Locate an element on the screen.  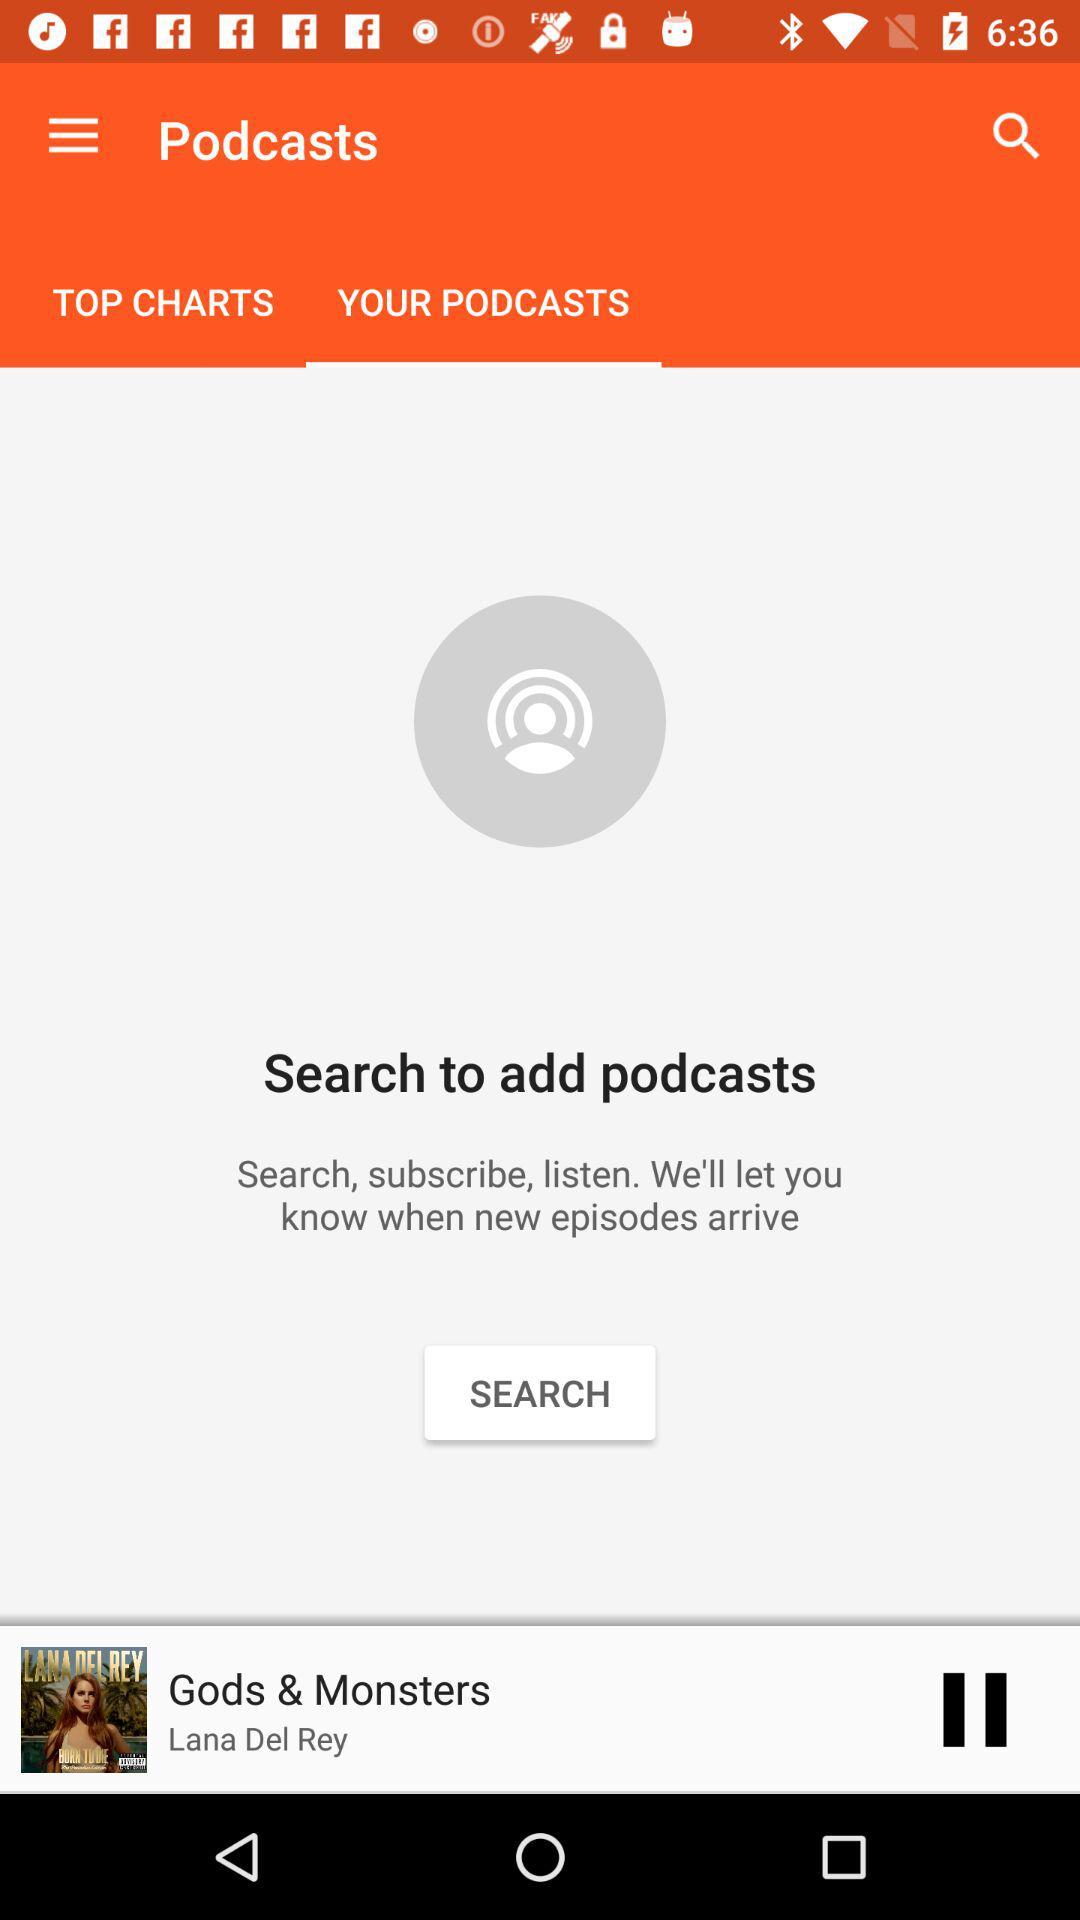
item to the left of podcasts icon is located at coordinates (72, 135).